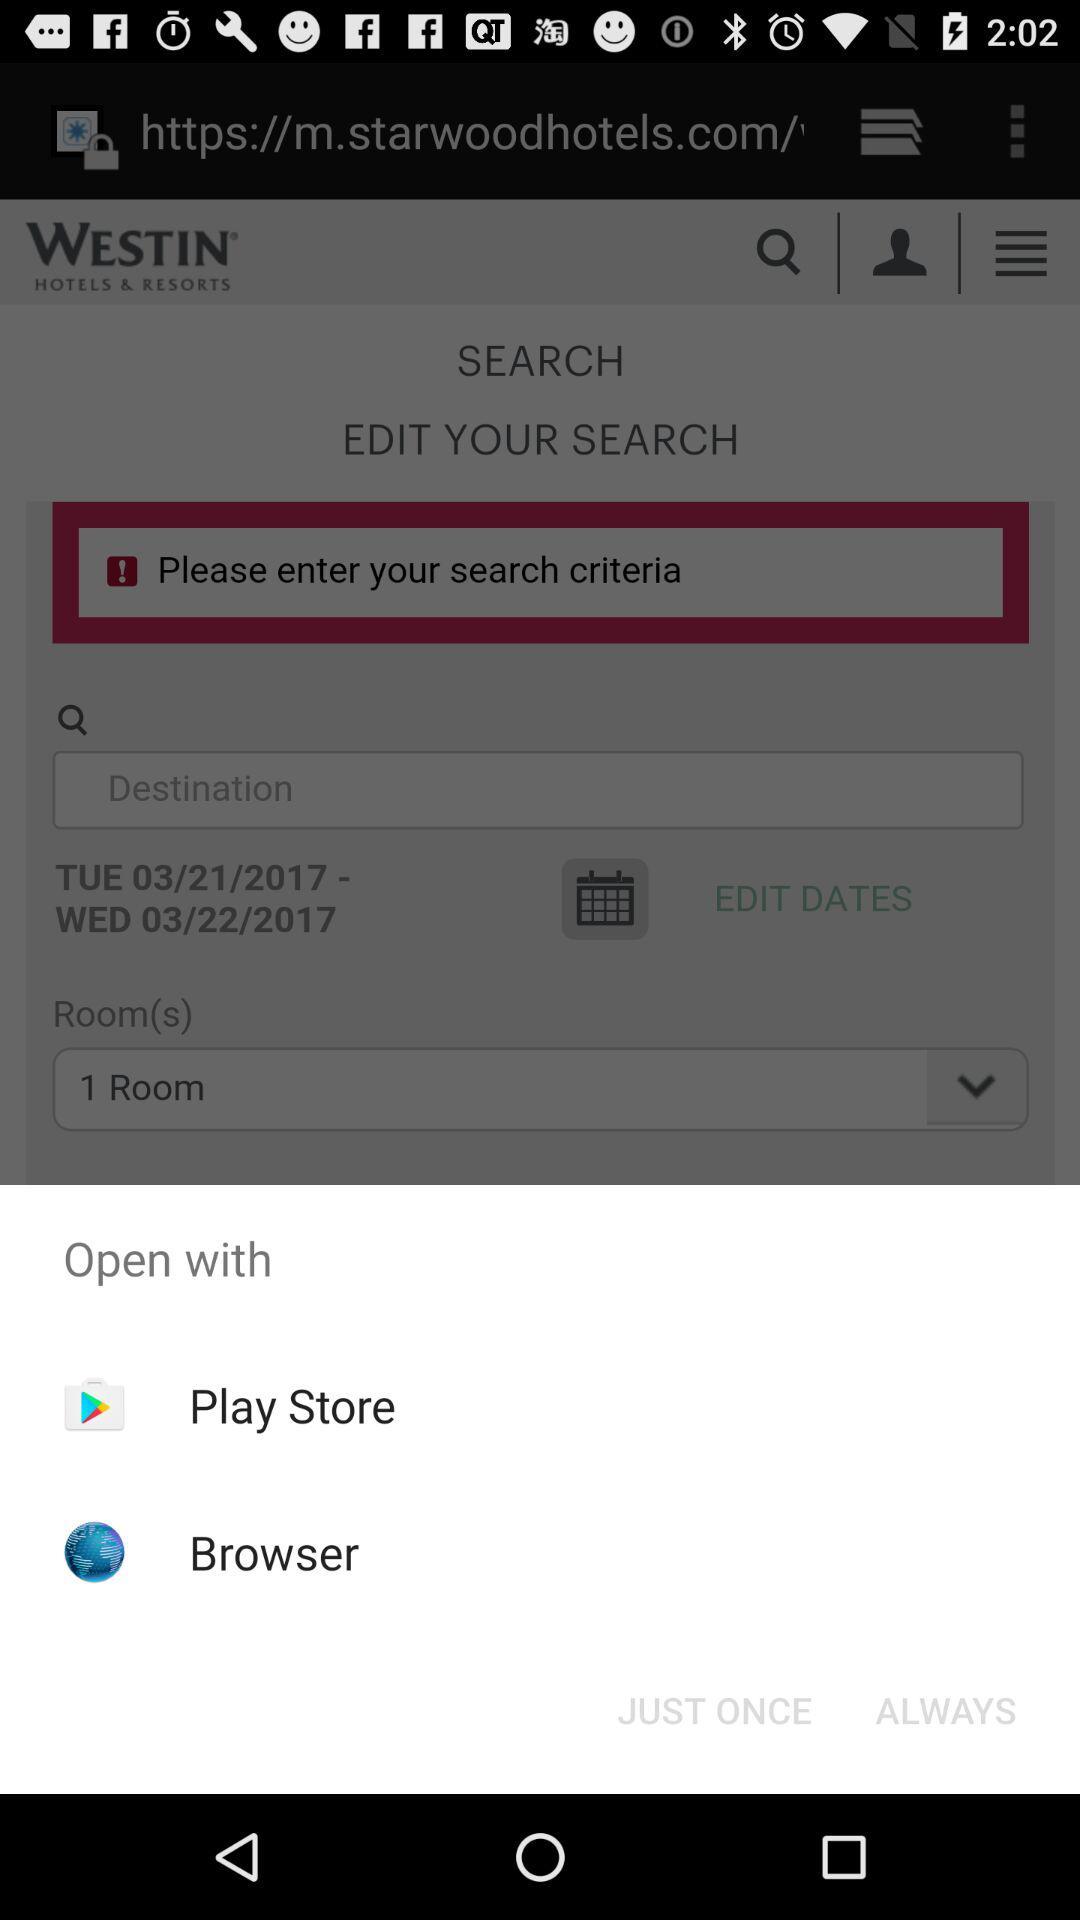 The width and height of the screenshot is (1080, 1920). I want to click on play store item, so click(292, 1404).